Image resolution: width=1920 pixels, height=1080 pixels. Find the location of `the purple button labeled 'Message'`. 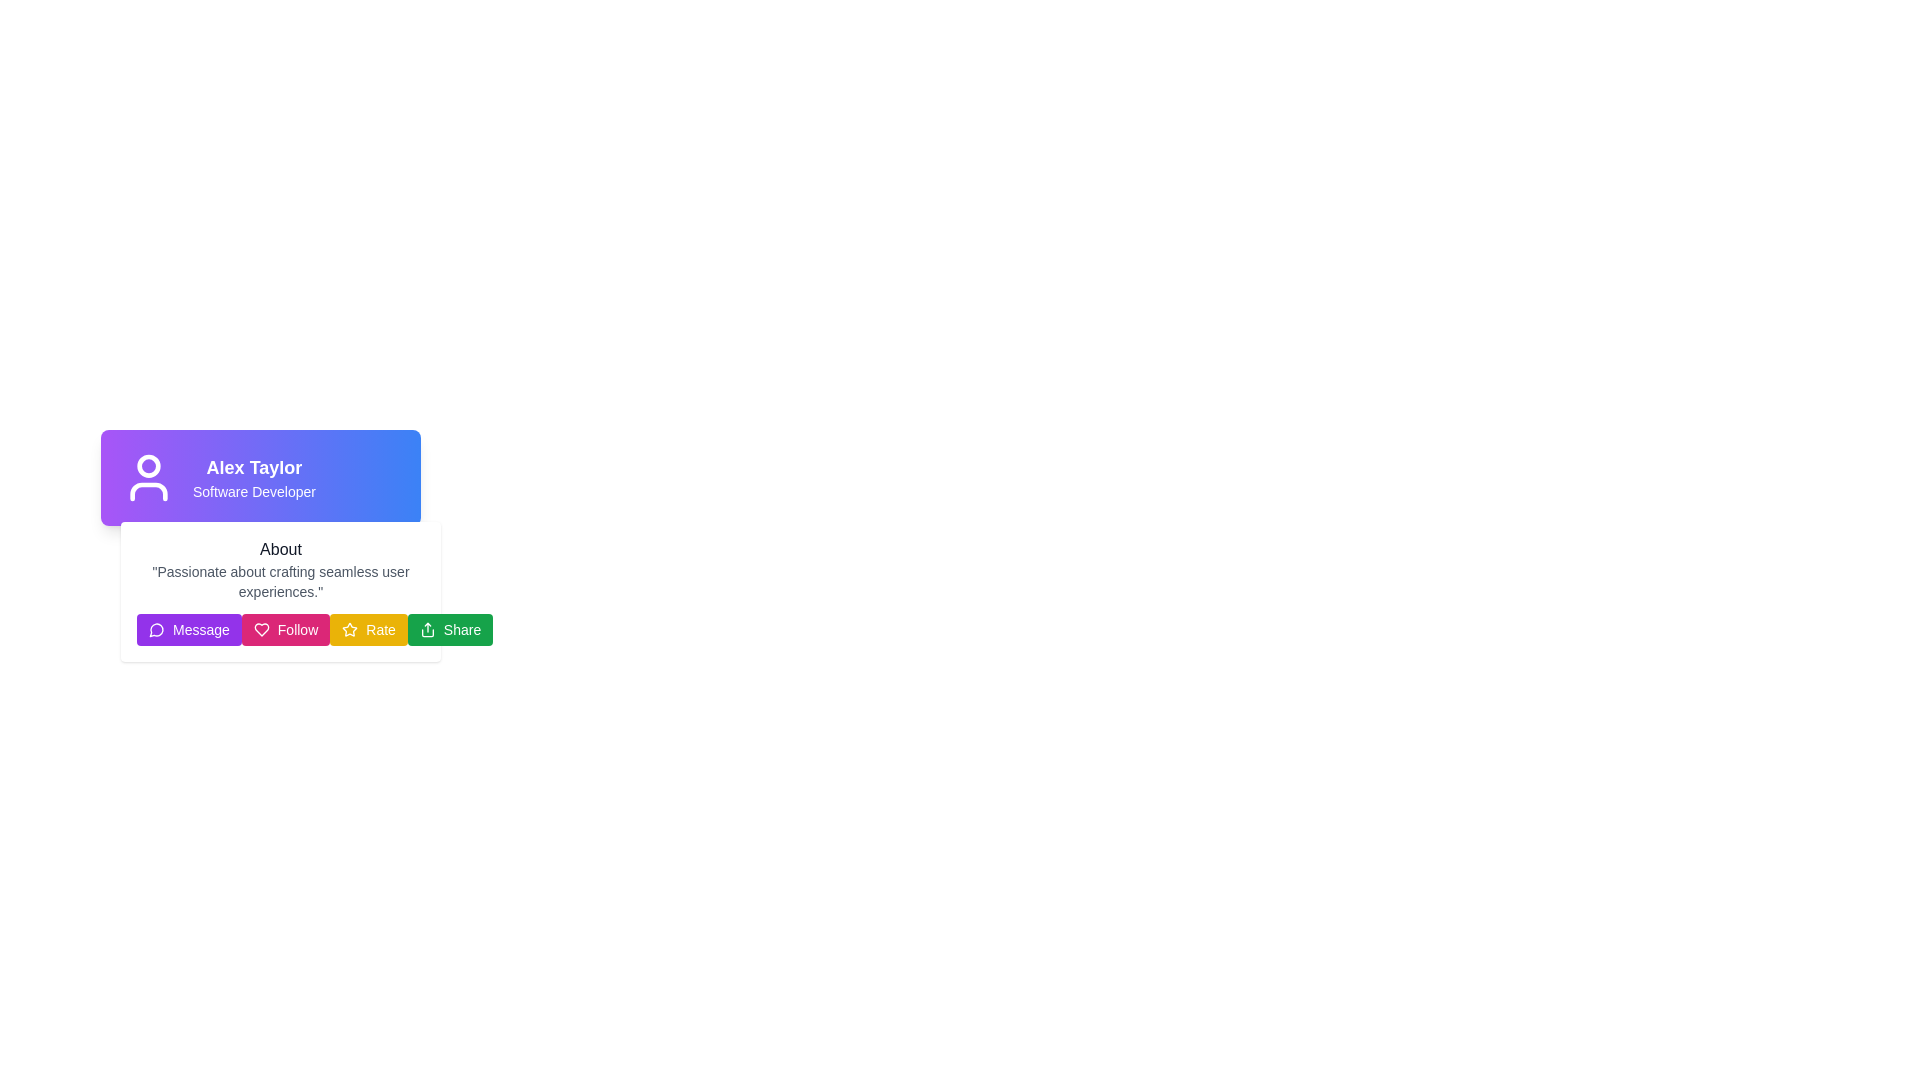

the purple button labeled 'Message' is located at coordinates (189, 628).